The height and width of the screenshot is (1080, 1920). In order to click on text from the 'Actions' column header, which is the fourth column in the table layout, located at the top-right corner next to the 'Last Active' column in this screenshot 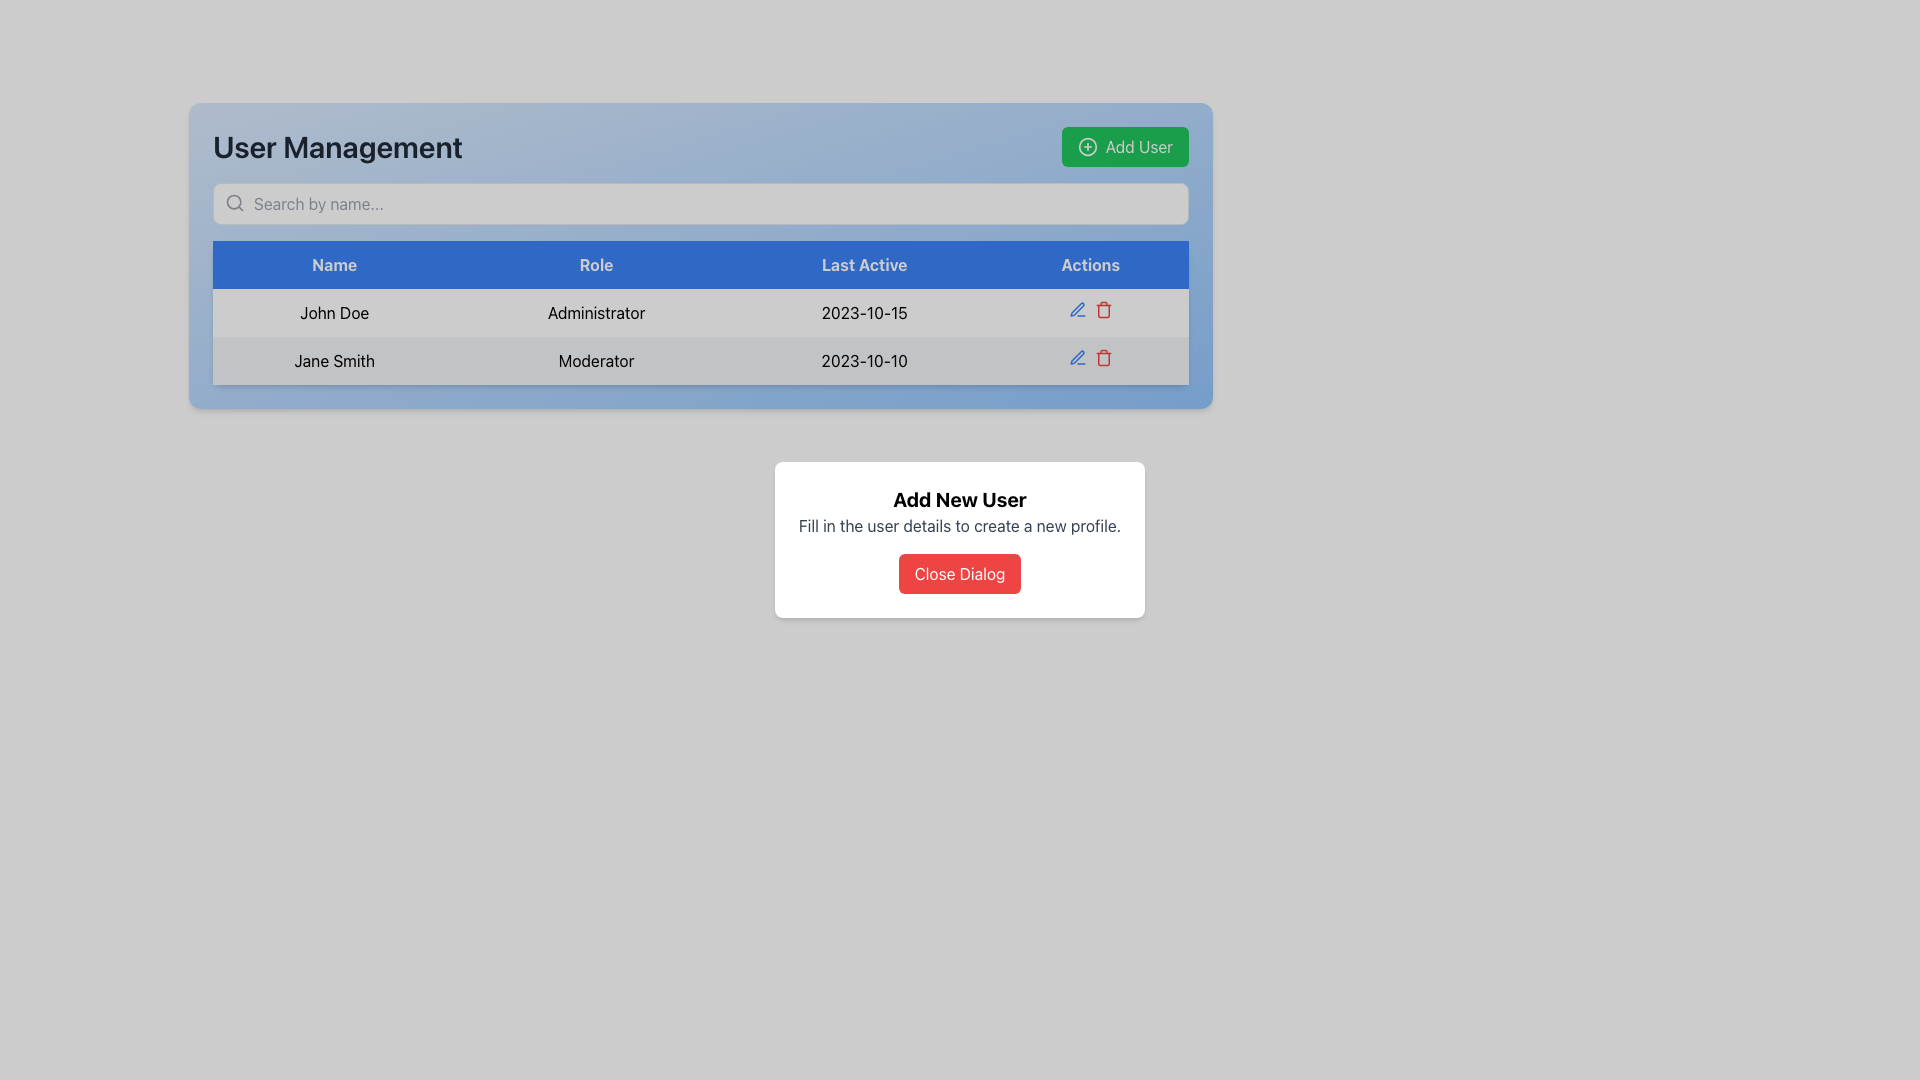, I will do `click(1089, 264)`.